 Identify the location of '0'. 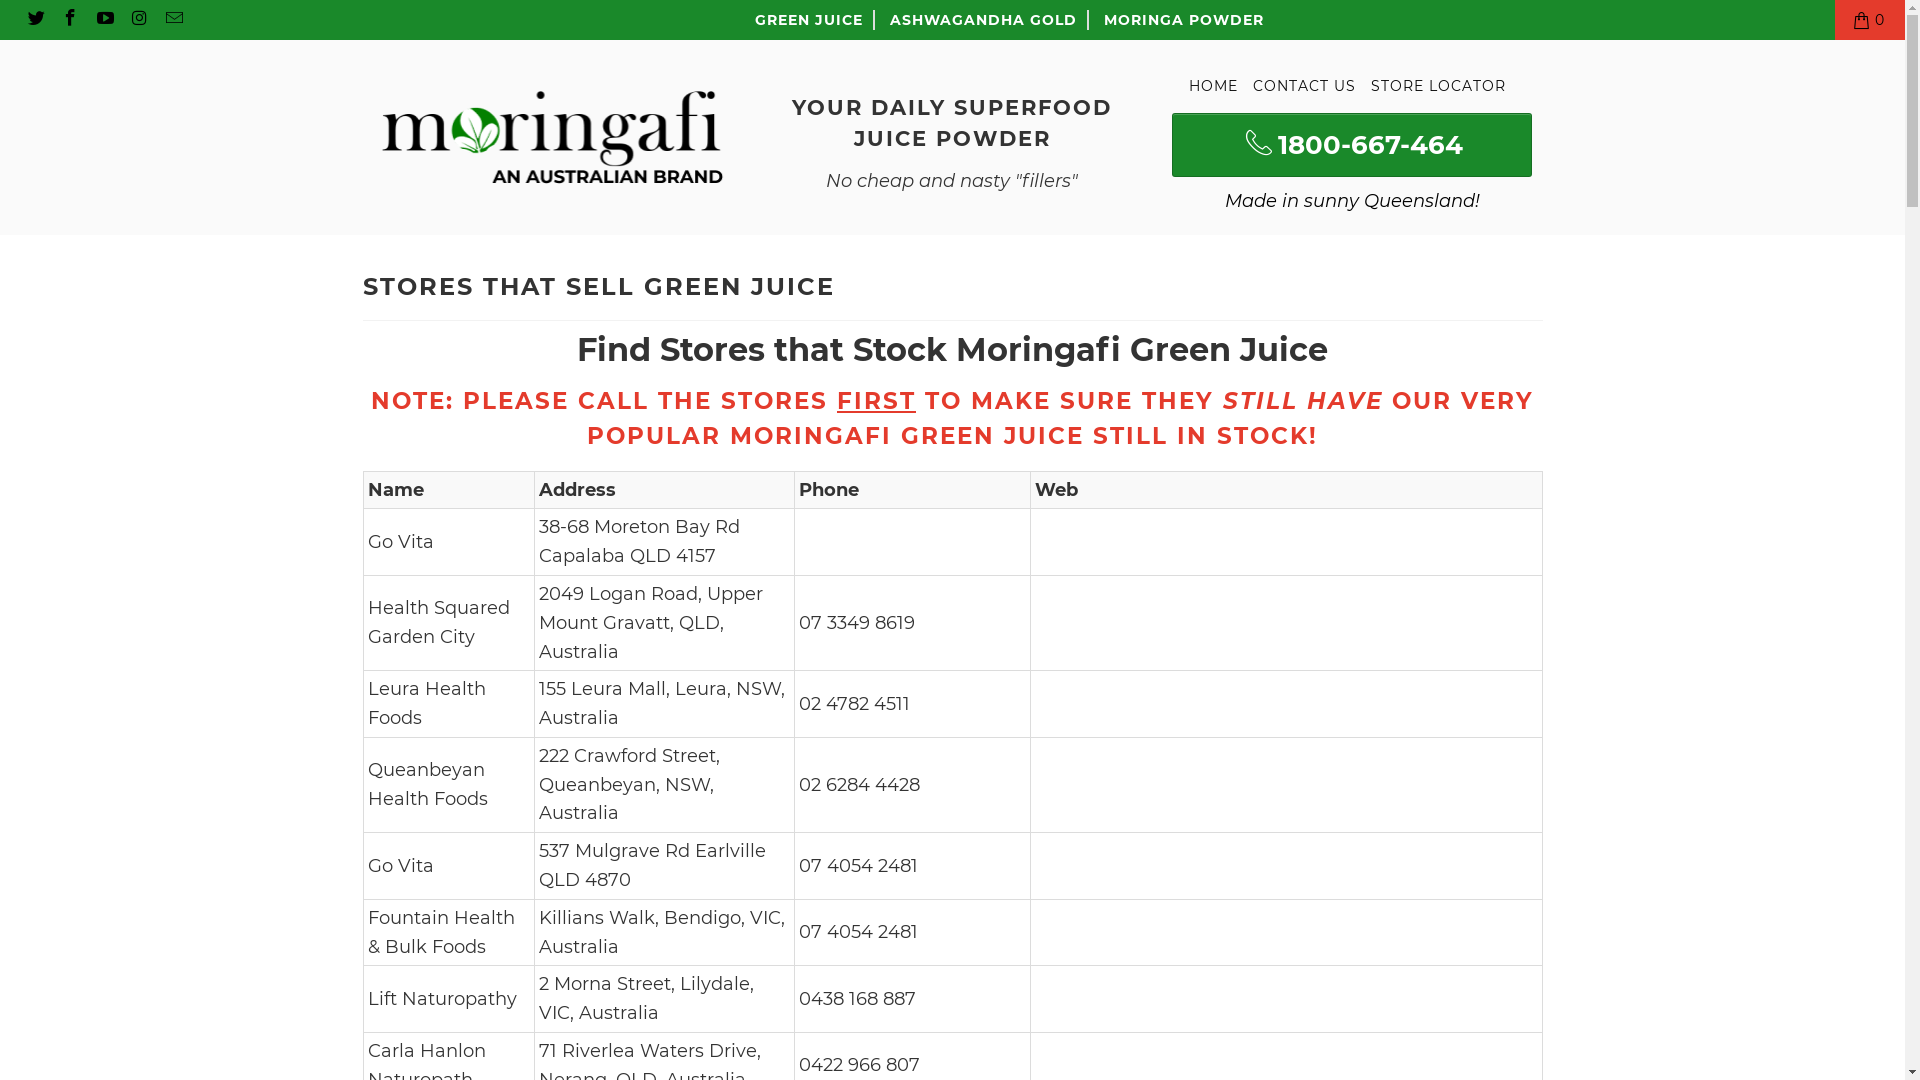
(1869, 19).